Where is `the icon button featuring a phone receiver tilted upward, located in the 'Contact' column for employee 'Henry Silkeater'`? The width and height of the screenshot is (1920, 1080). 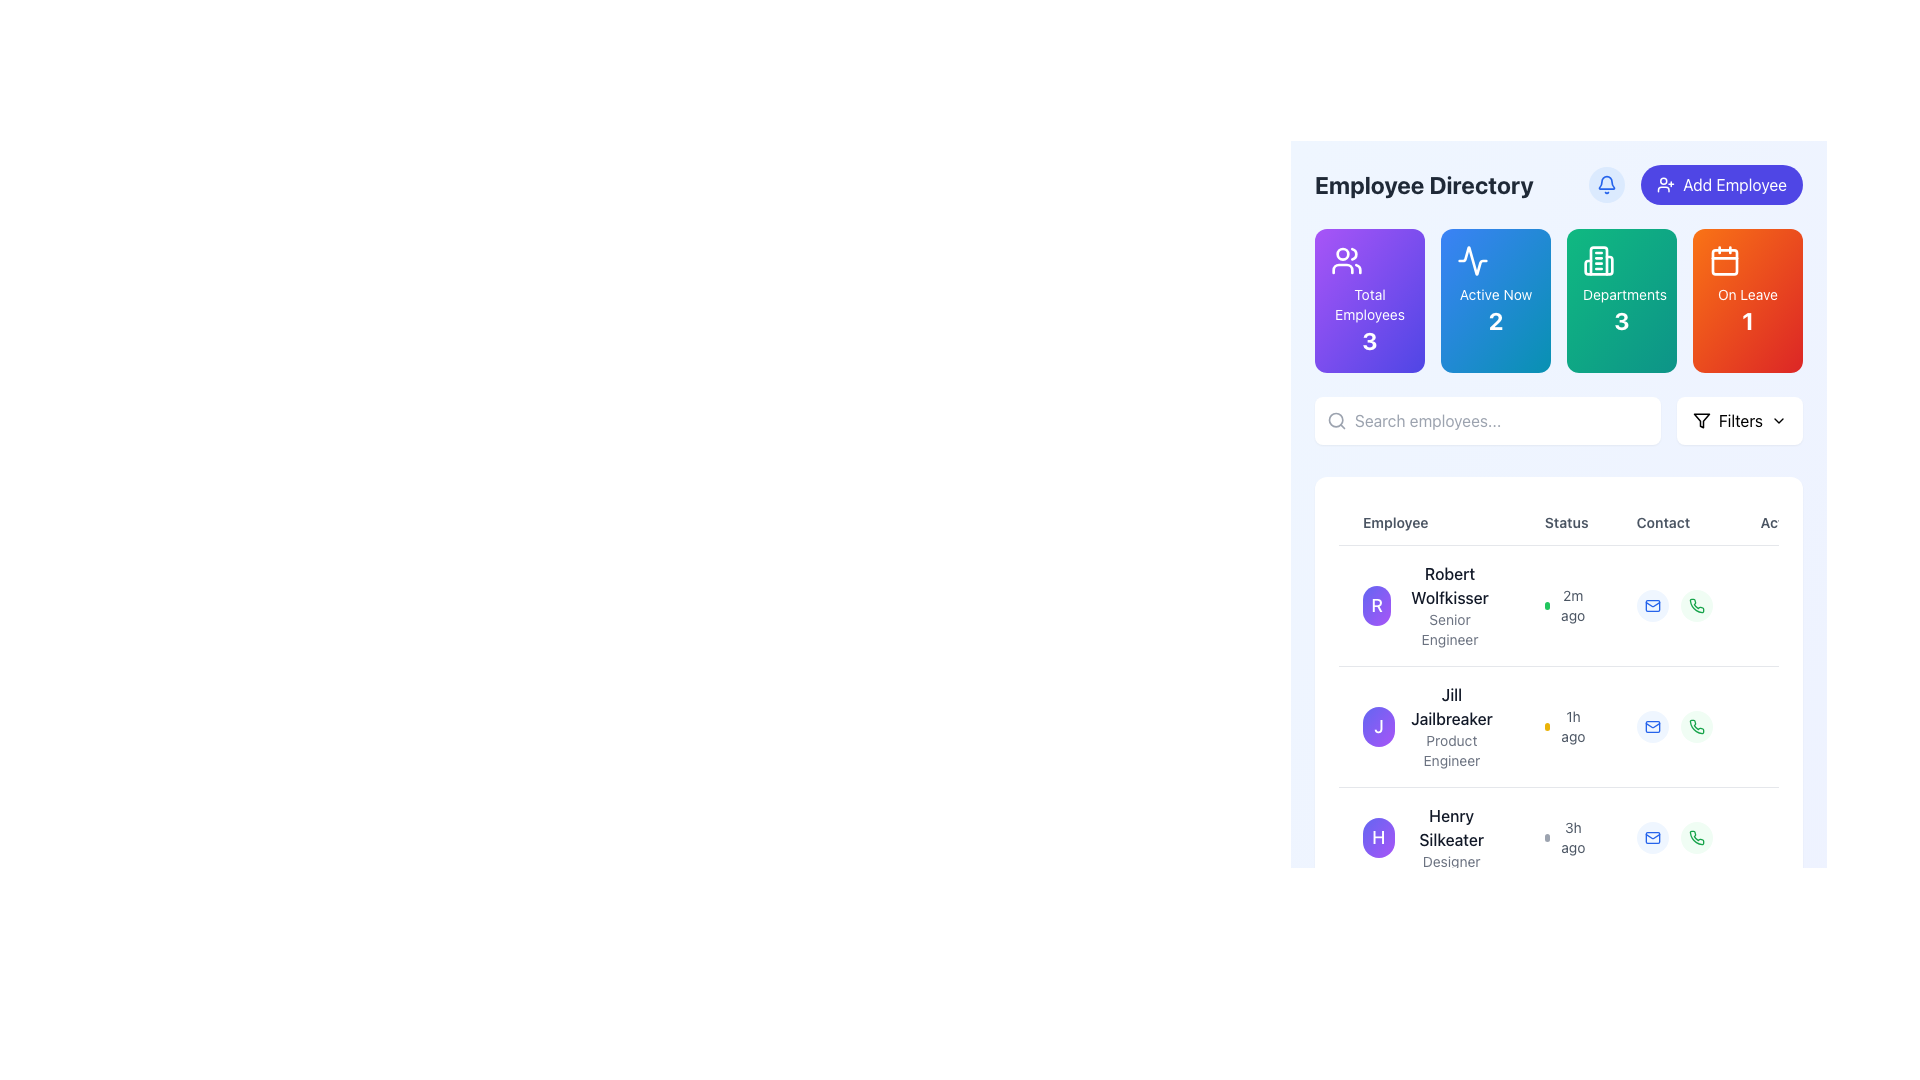
the icon button featuring a phone receiver tilted upward, located in the 'Contact' column for employee 'Henry Silkeater' is located at coordinates (1695, 726).